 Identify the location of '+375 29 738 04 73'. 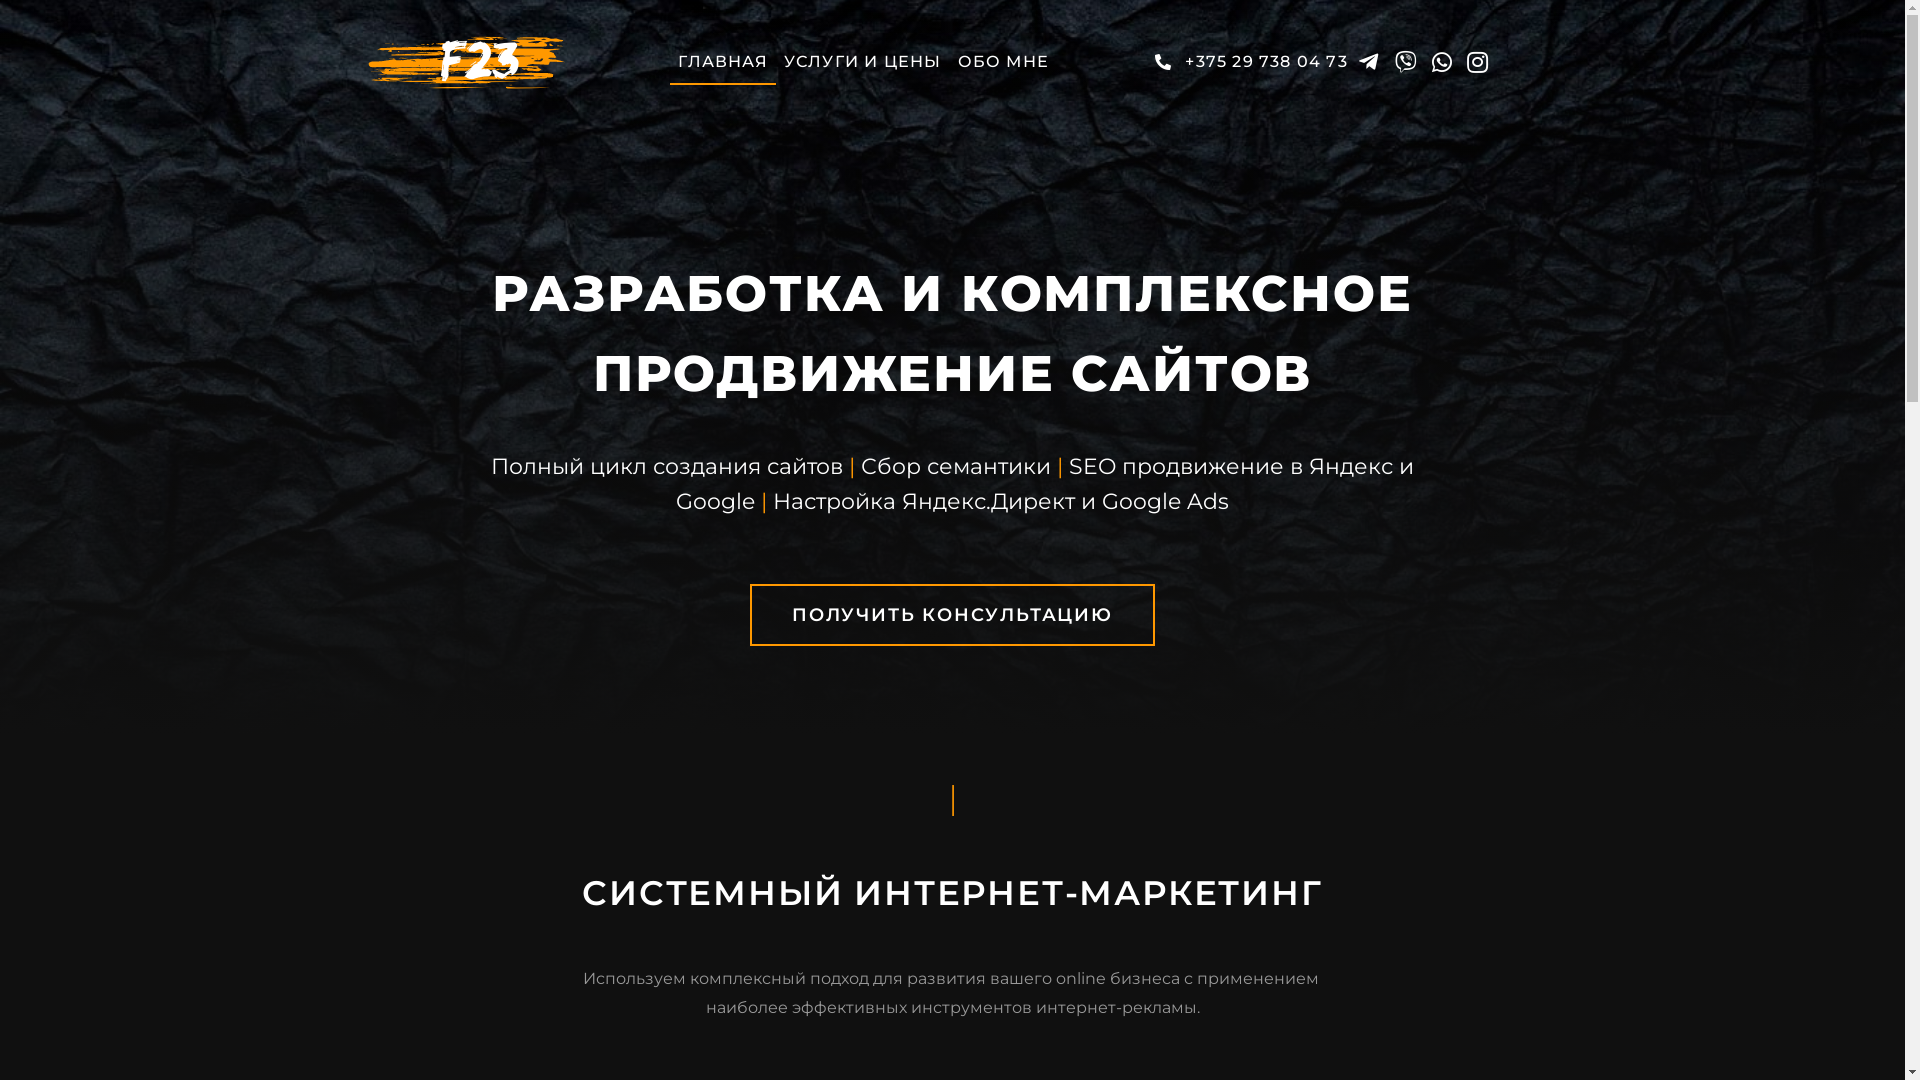
(1247, 60).